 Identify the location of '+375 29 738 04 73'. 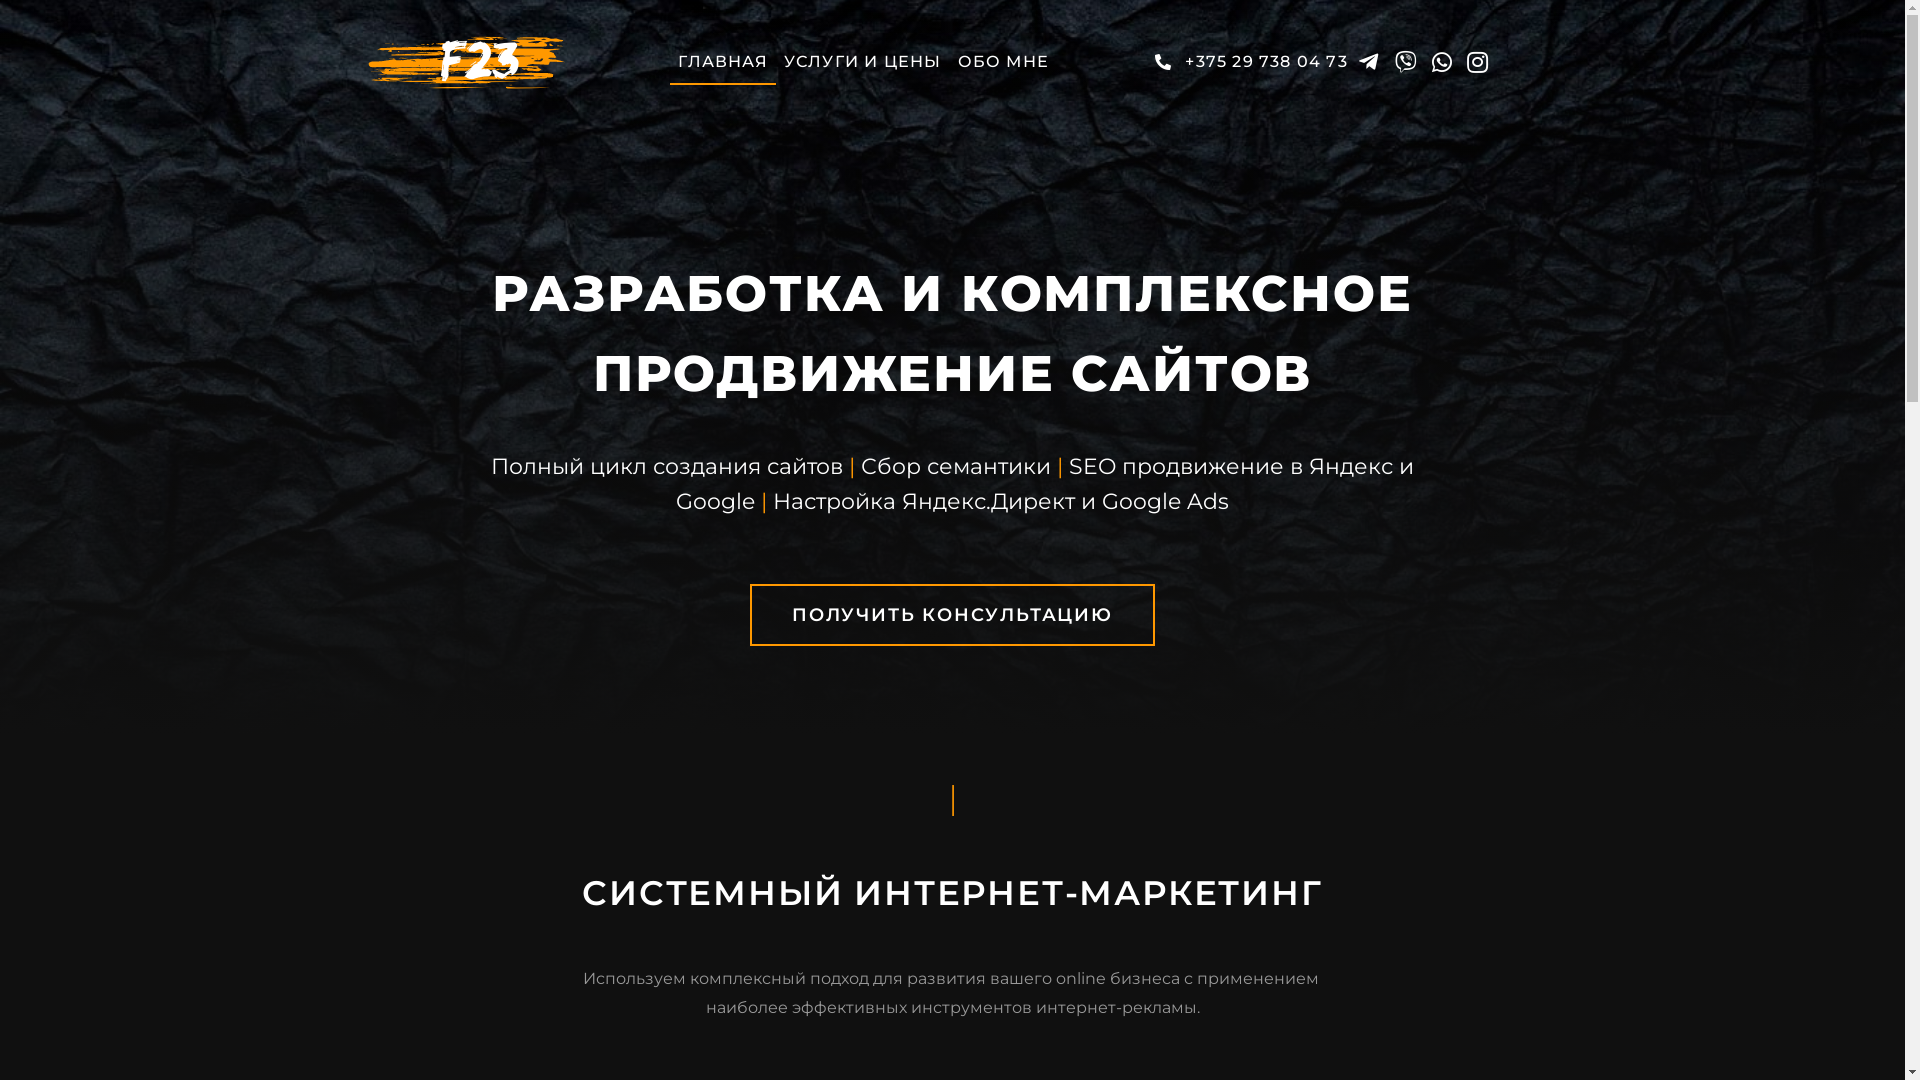
(1247, 60).